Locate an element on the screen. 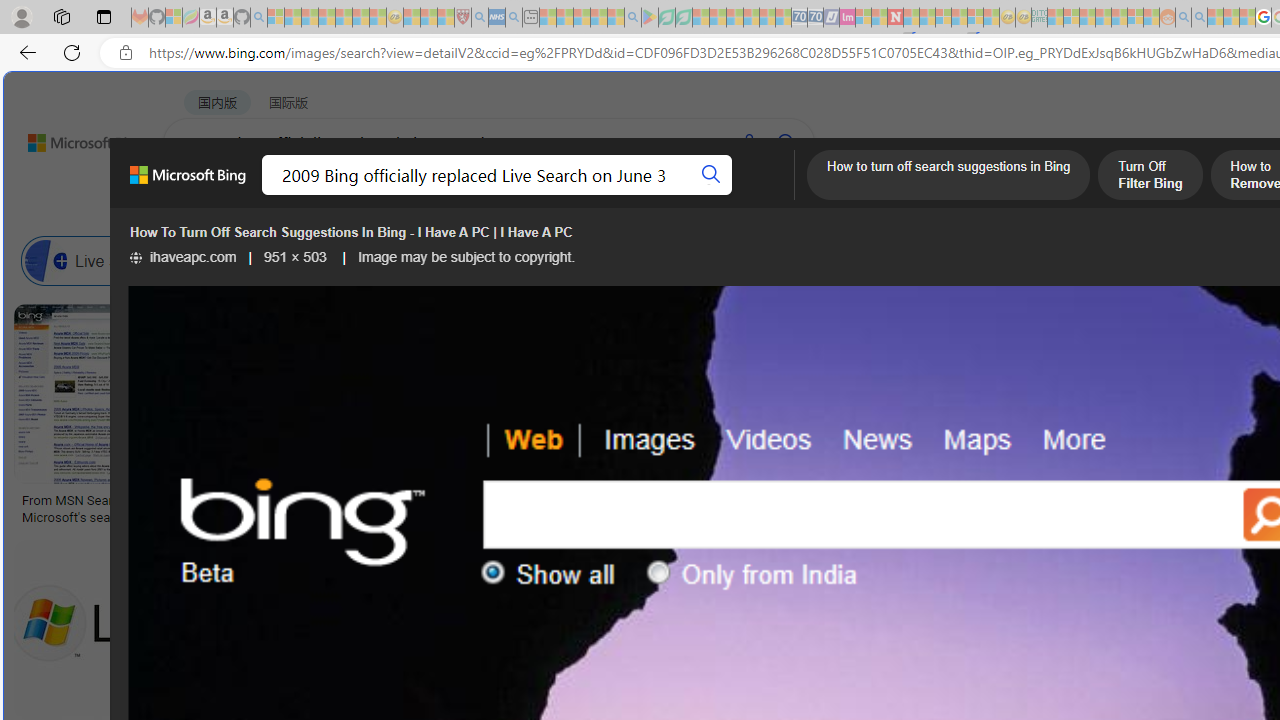 This screenshot has width=1280, height=720. 'MY BING' is located at coordinates (275, 195).